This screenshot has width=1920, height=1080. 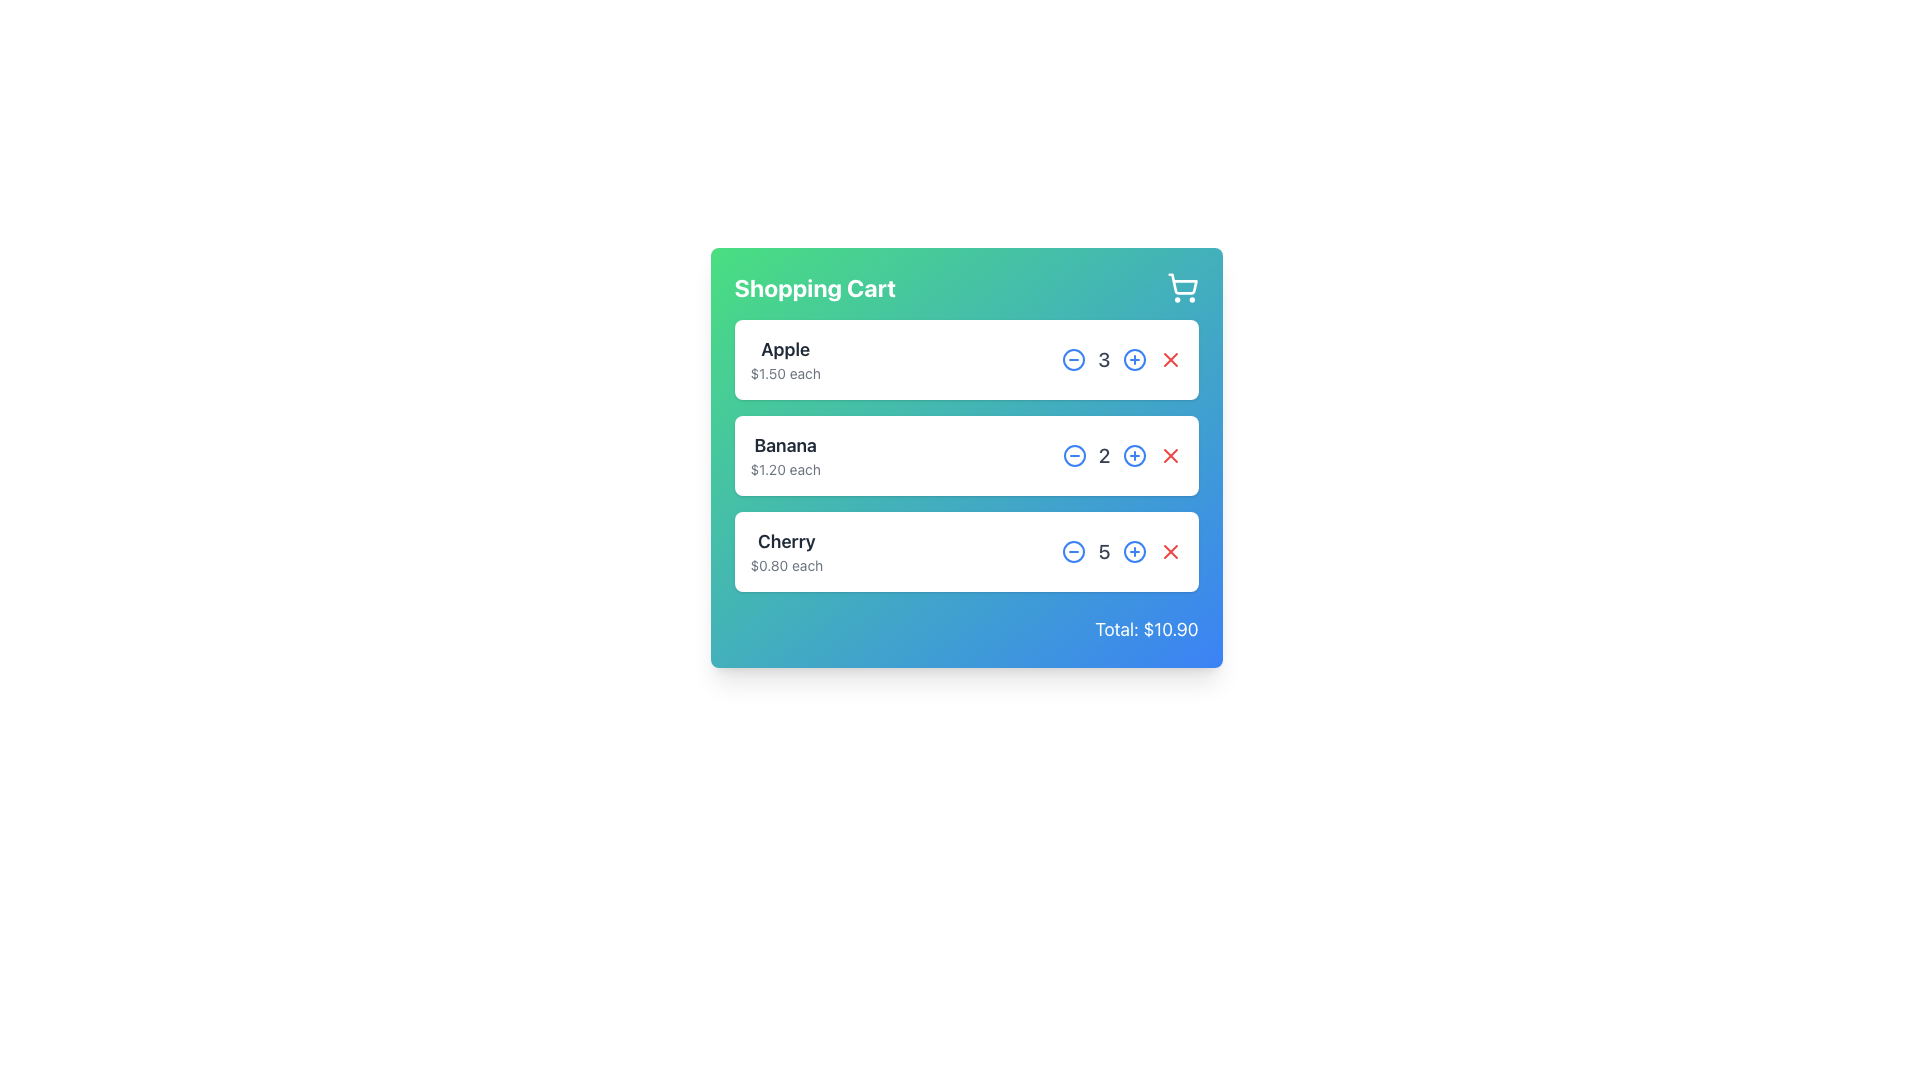 What do you see at coordinates (1122, 551) in the screenshot?
I see `the Quantity Selector component for the 'Cherry' entry in the shopping cart to provide user feedback` at bounding box center [1122, 551].